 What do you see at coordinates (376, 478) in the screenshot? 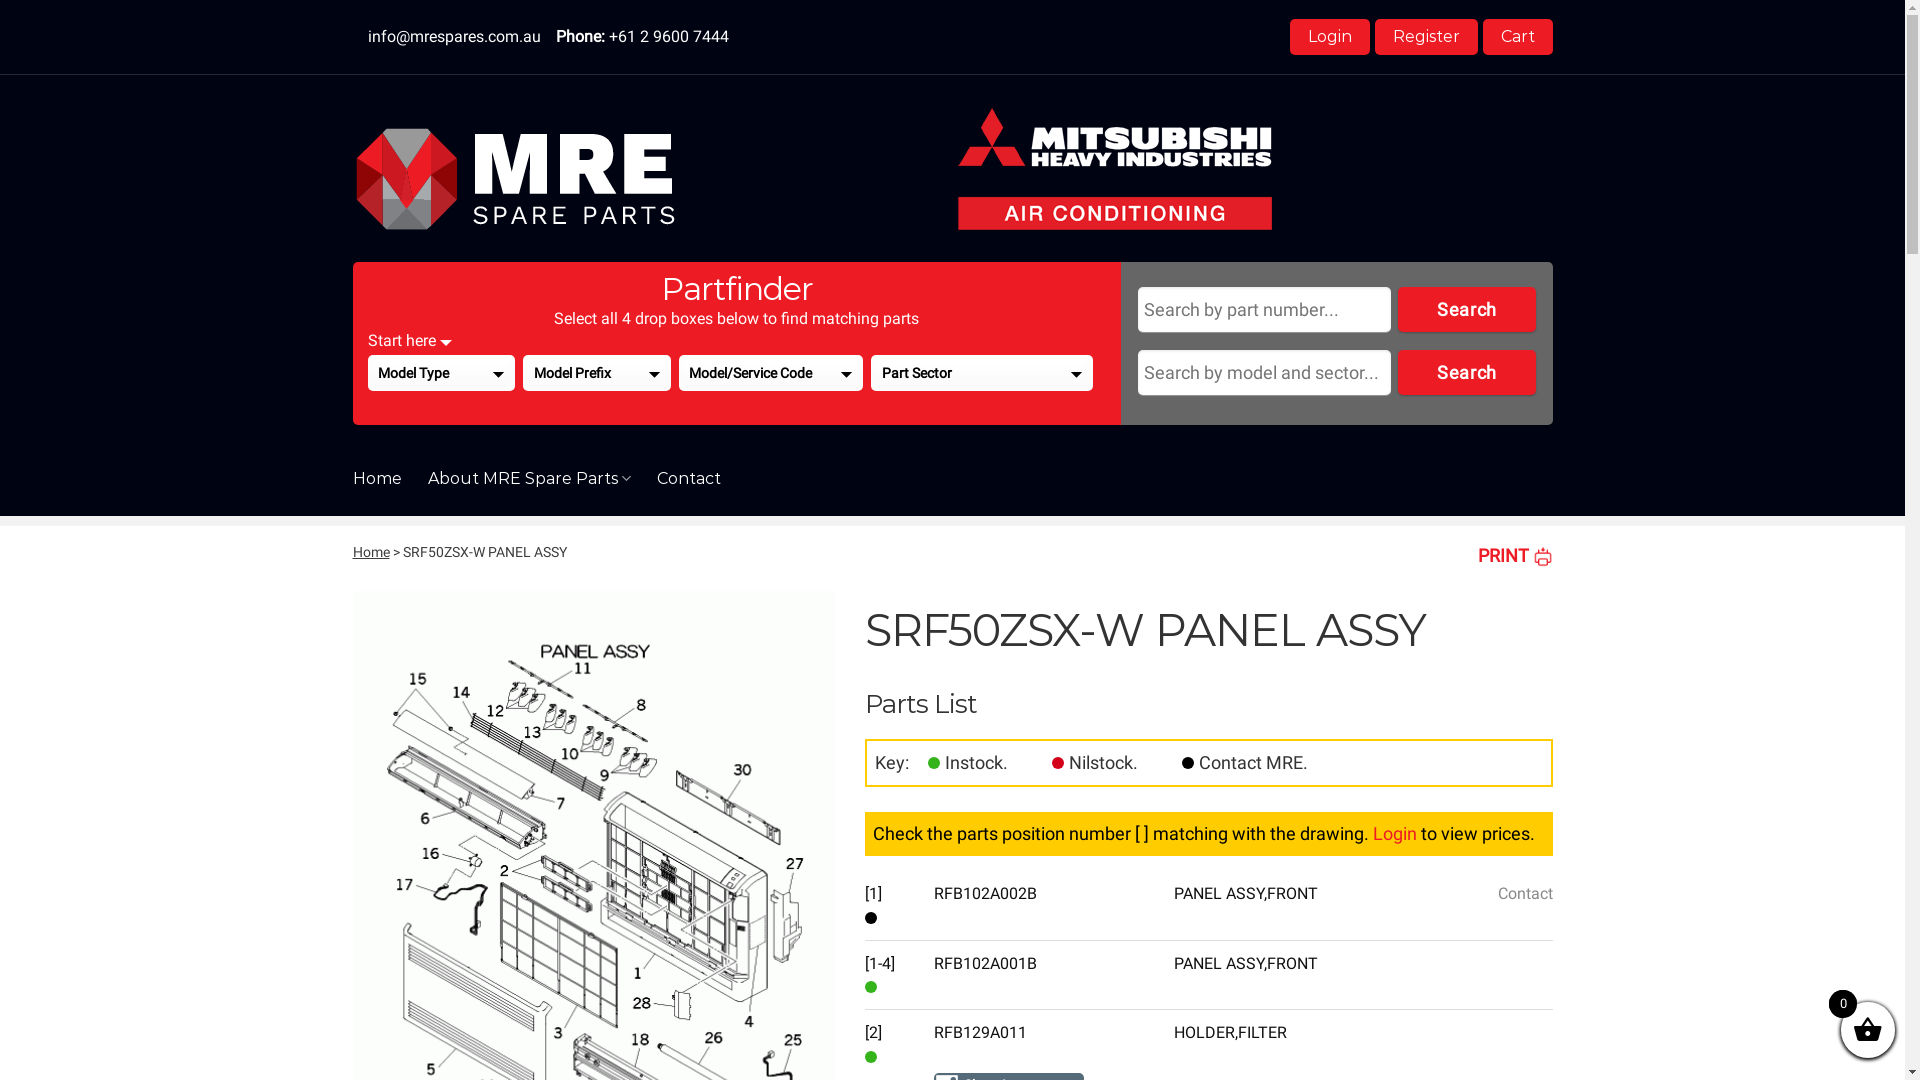
I see `'Home'` at bounding box center [376, 478].